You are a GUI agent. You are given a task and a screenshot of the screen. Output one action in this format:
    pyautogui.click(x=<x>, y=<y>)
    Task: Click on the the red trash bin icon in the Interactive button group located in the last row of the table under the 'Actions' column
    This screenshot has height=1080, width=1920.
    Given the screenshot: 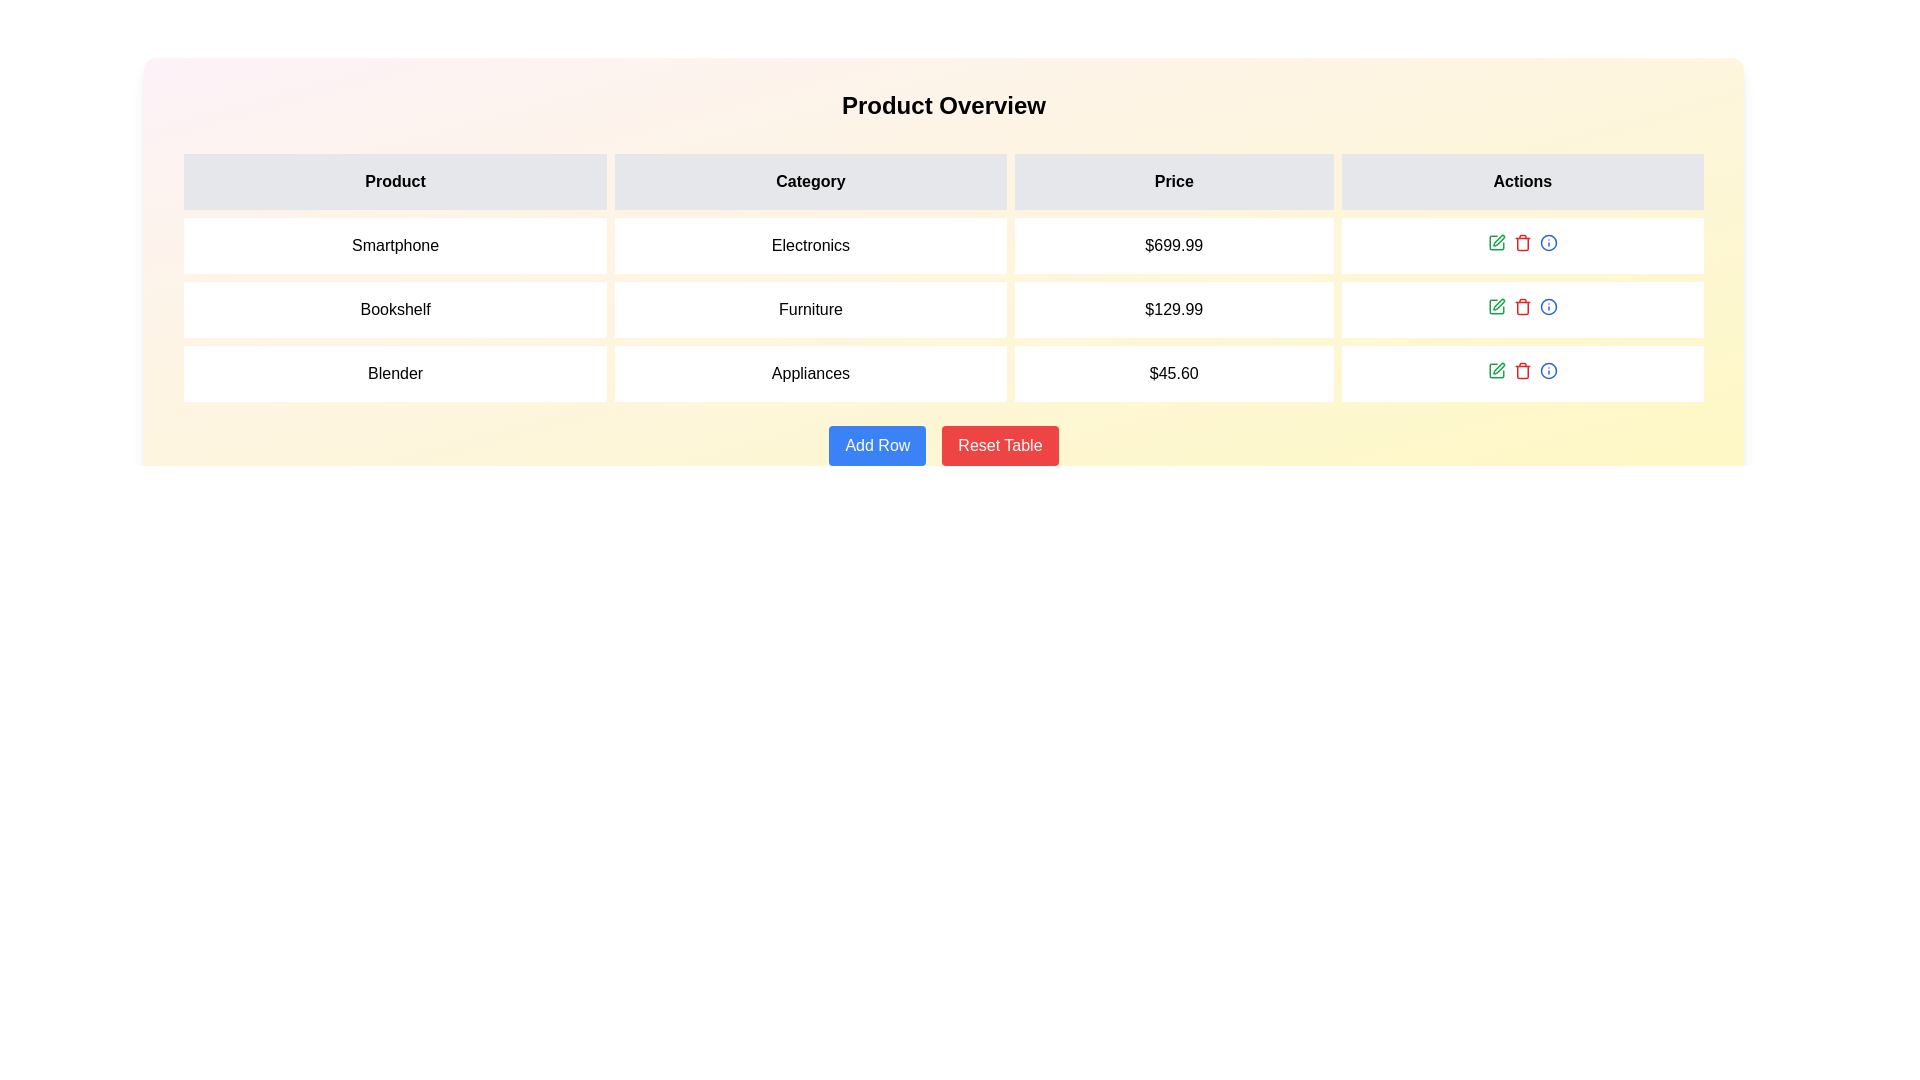 What is the action you would take?
    pyautogui.click(x=1521, y=370)
    